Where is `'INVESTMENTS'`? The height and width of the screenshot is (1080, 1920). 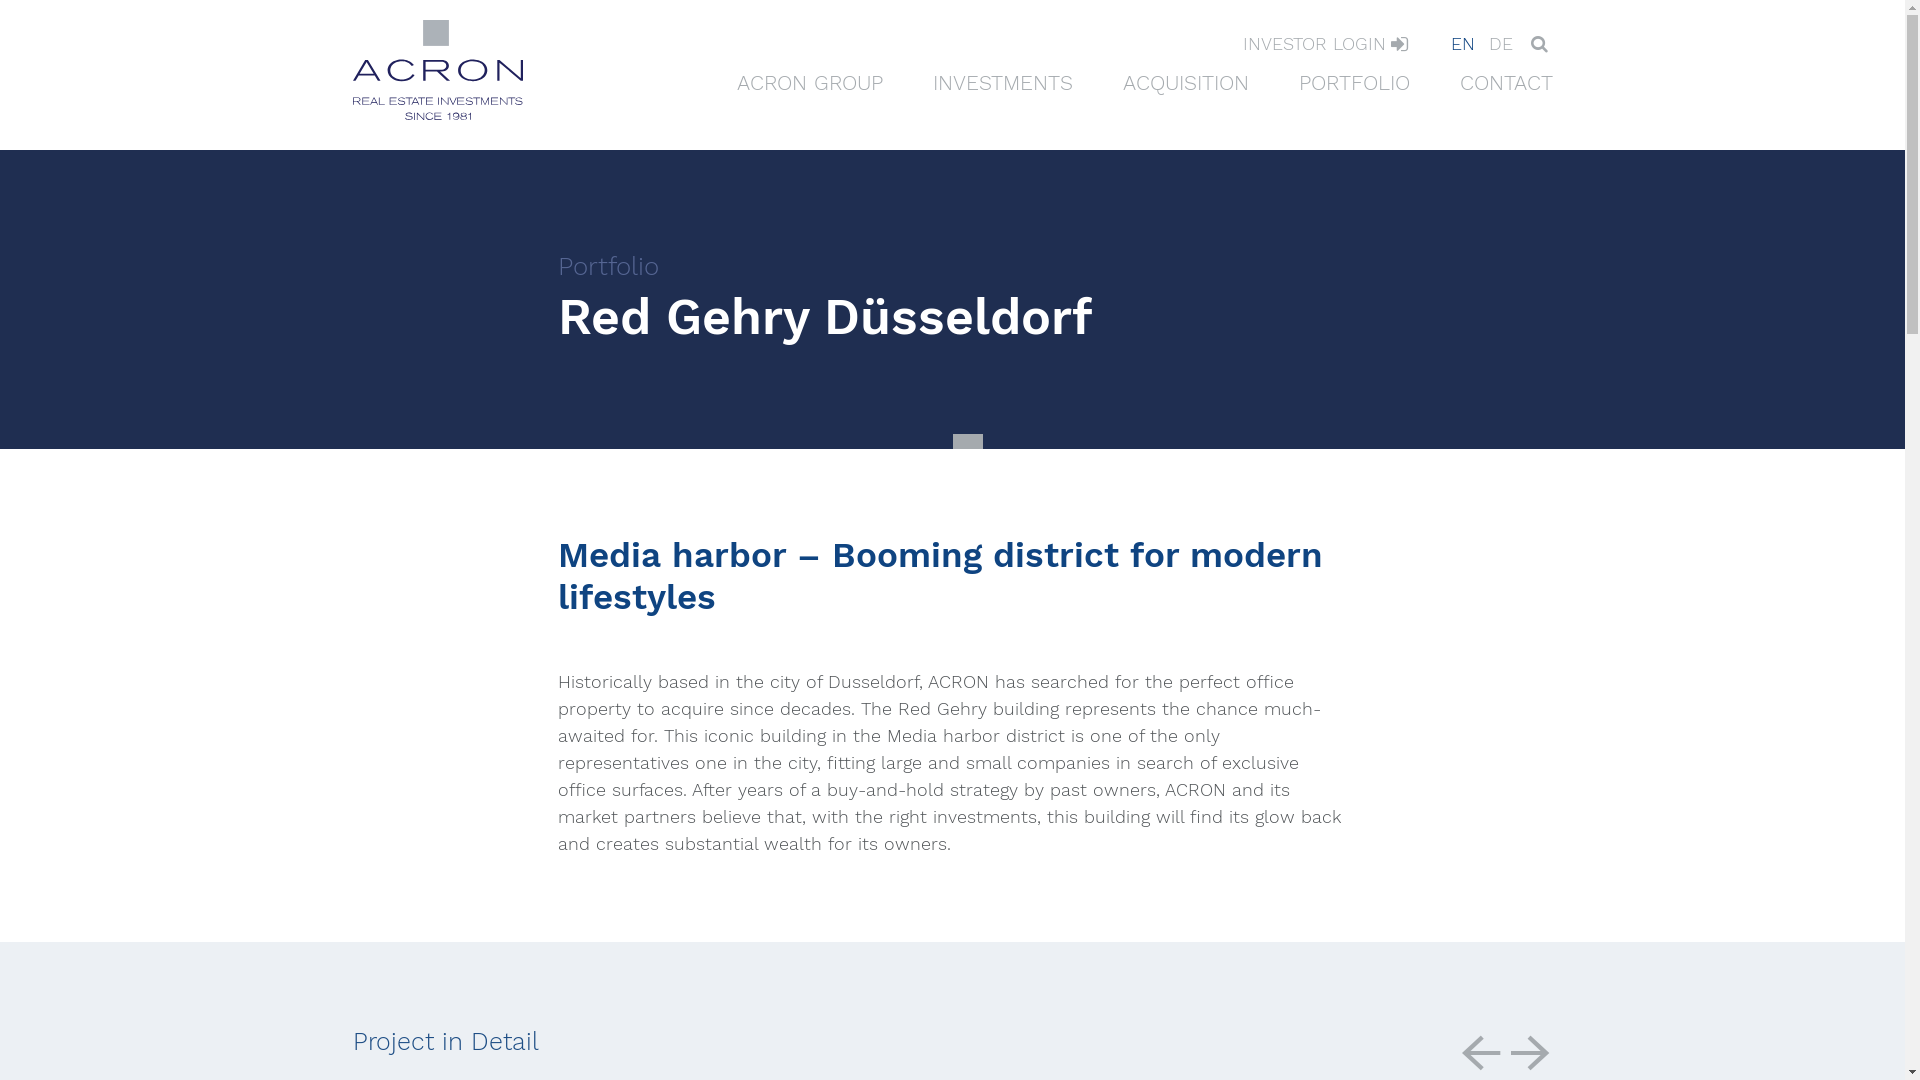 'INVESTMENTS' is located at coordinates (1002, 81).